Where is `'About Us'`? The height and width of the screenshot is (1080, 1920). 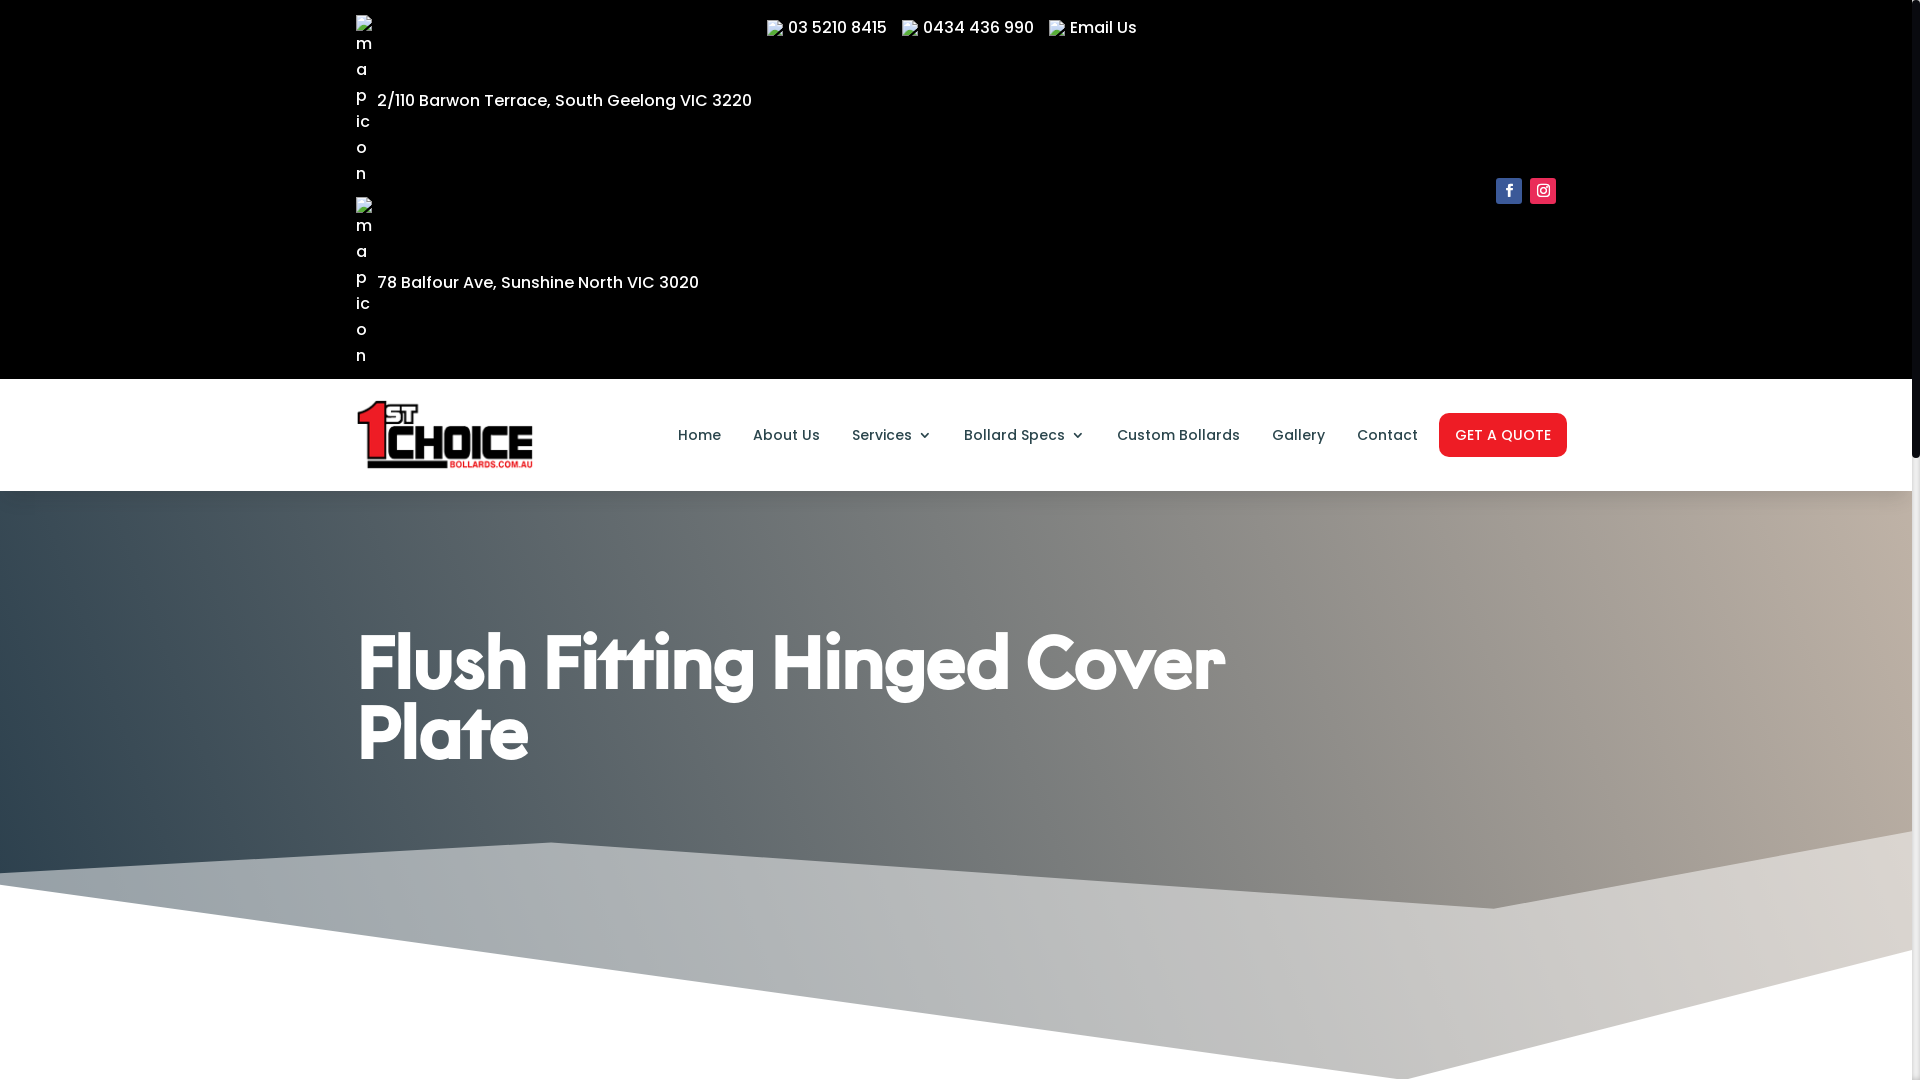 'About Us' is located at coordinates (785, 434).